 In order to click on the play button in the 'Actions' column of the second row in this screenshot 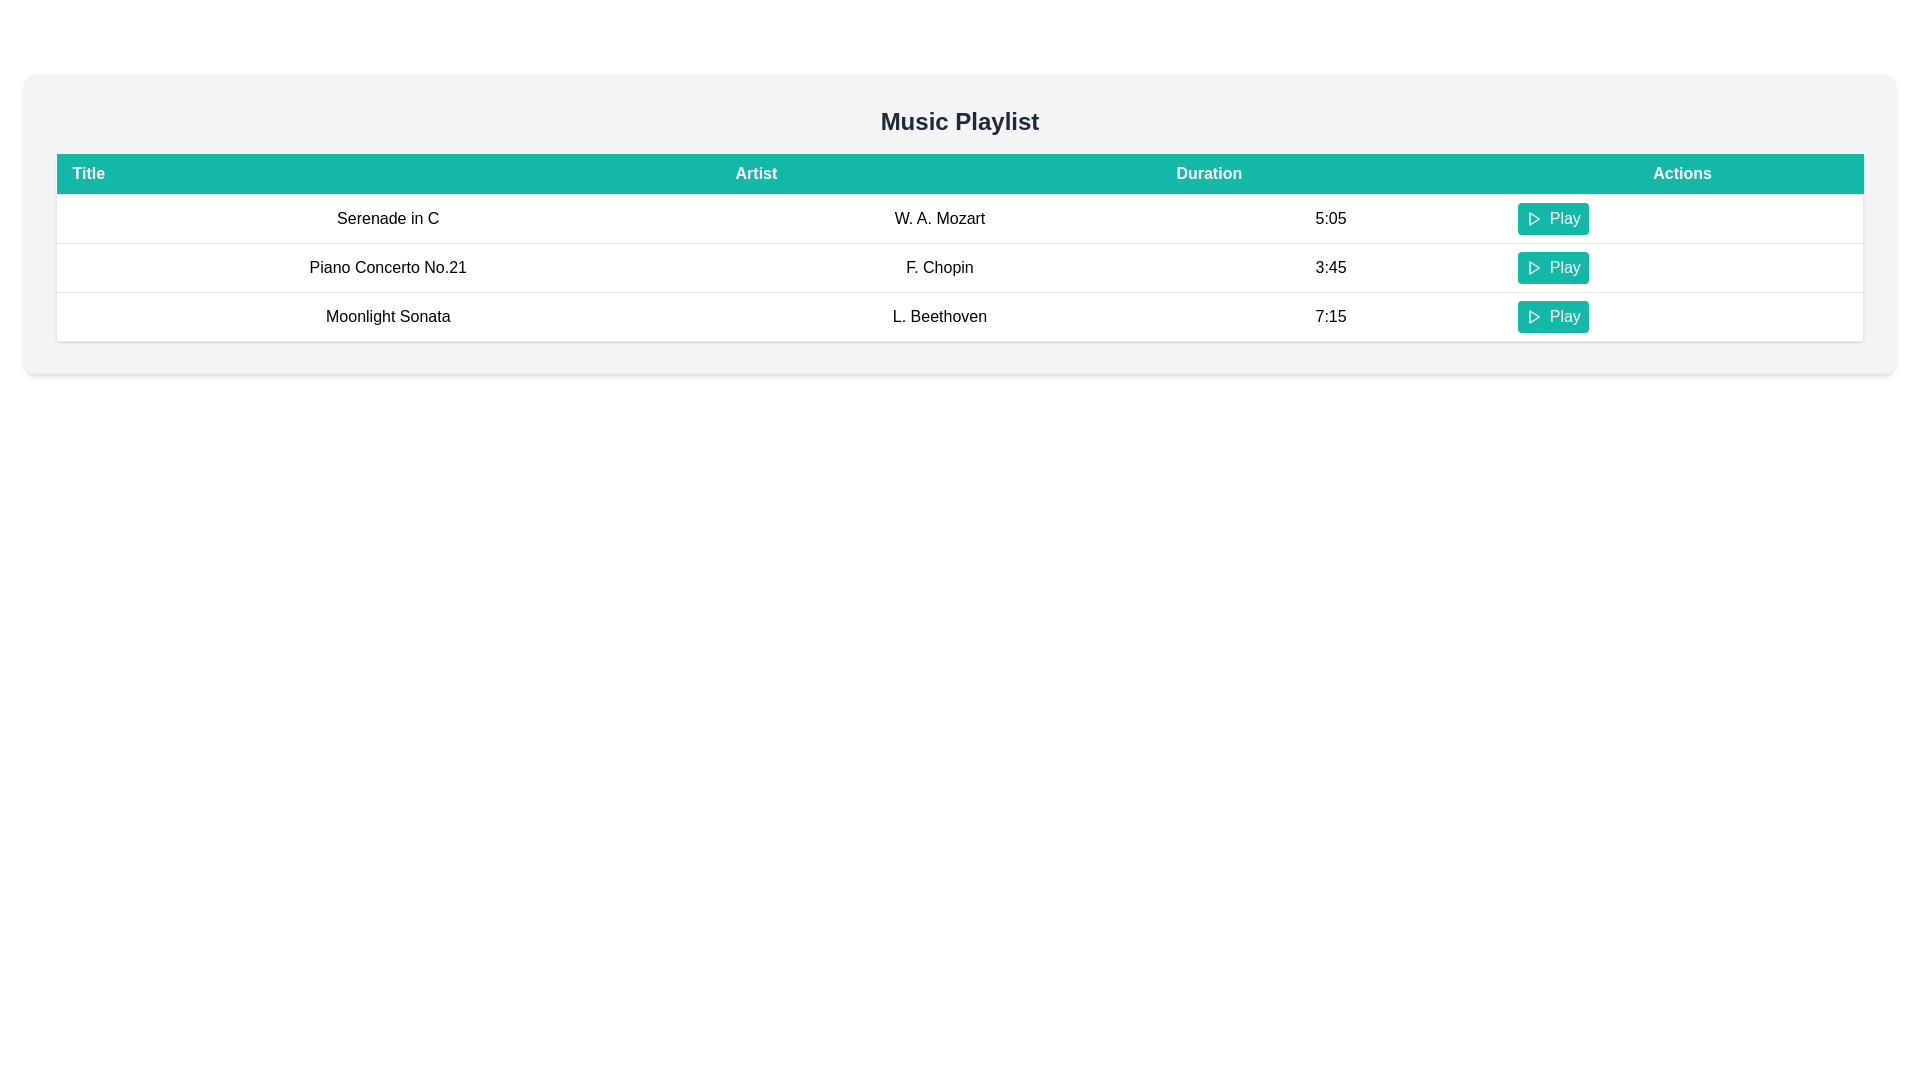, I will do `click(1552, 266)`.